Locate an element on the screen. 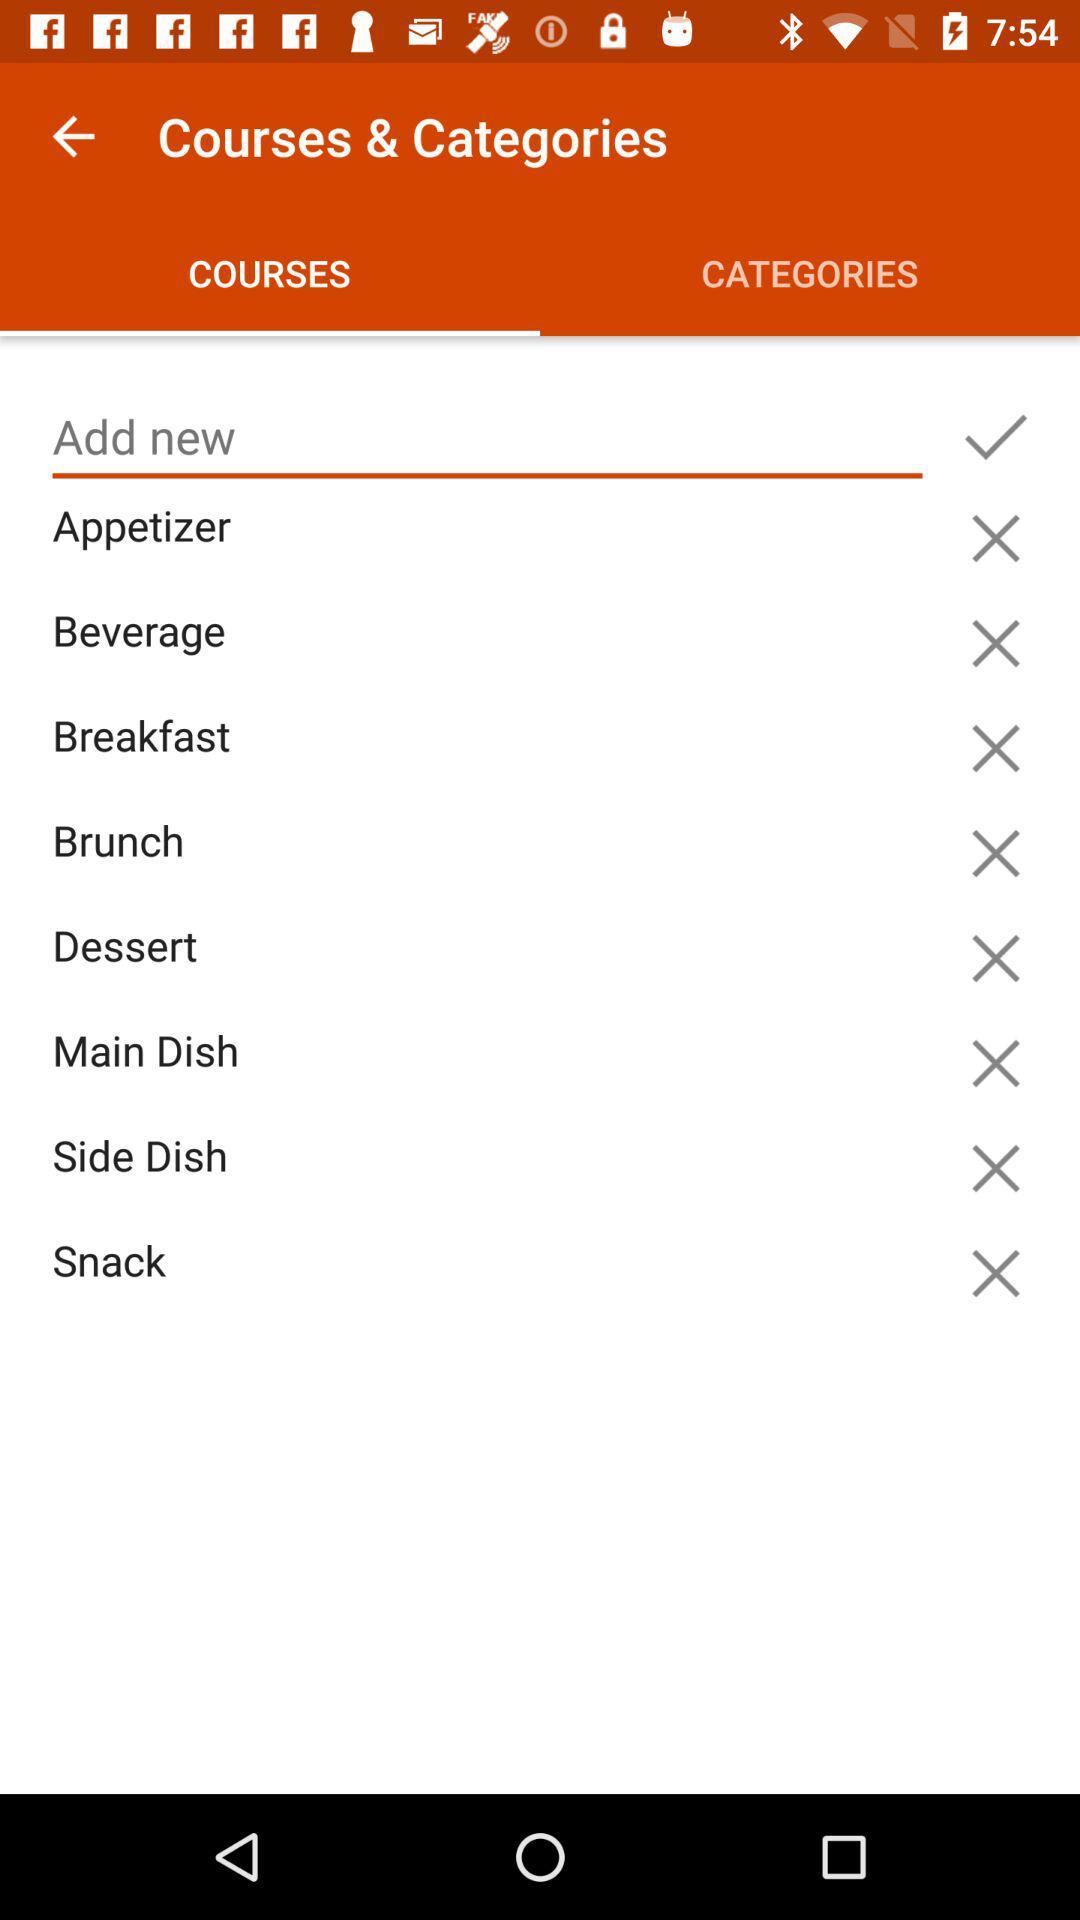 The width and height of the screenshot is (1080, 1920). icon below the brunch icon is located at coordinates (492, 969).